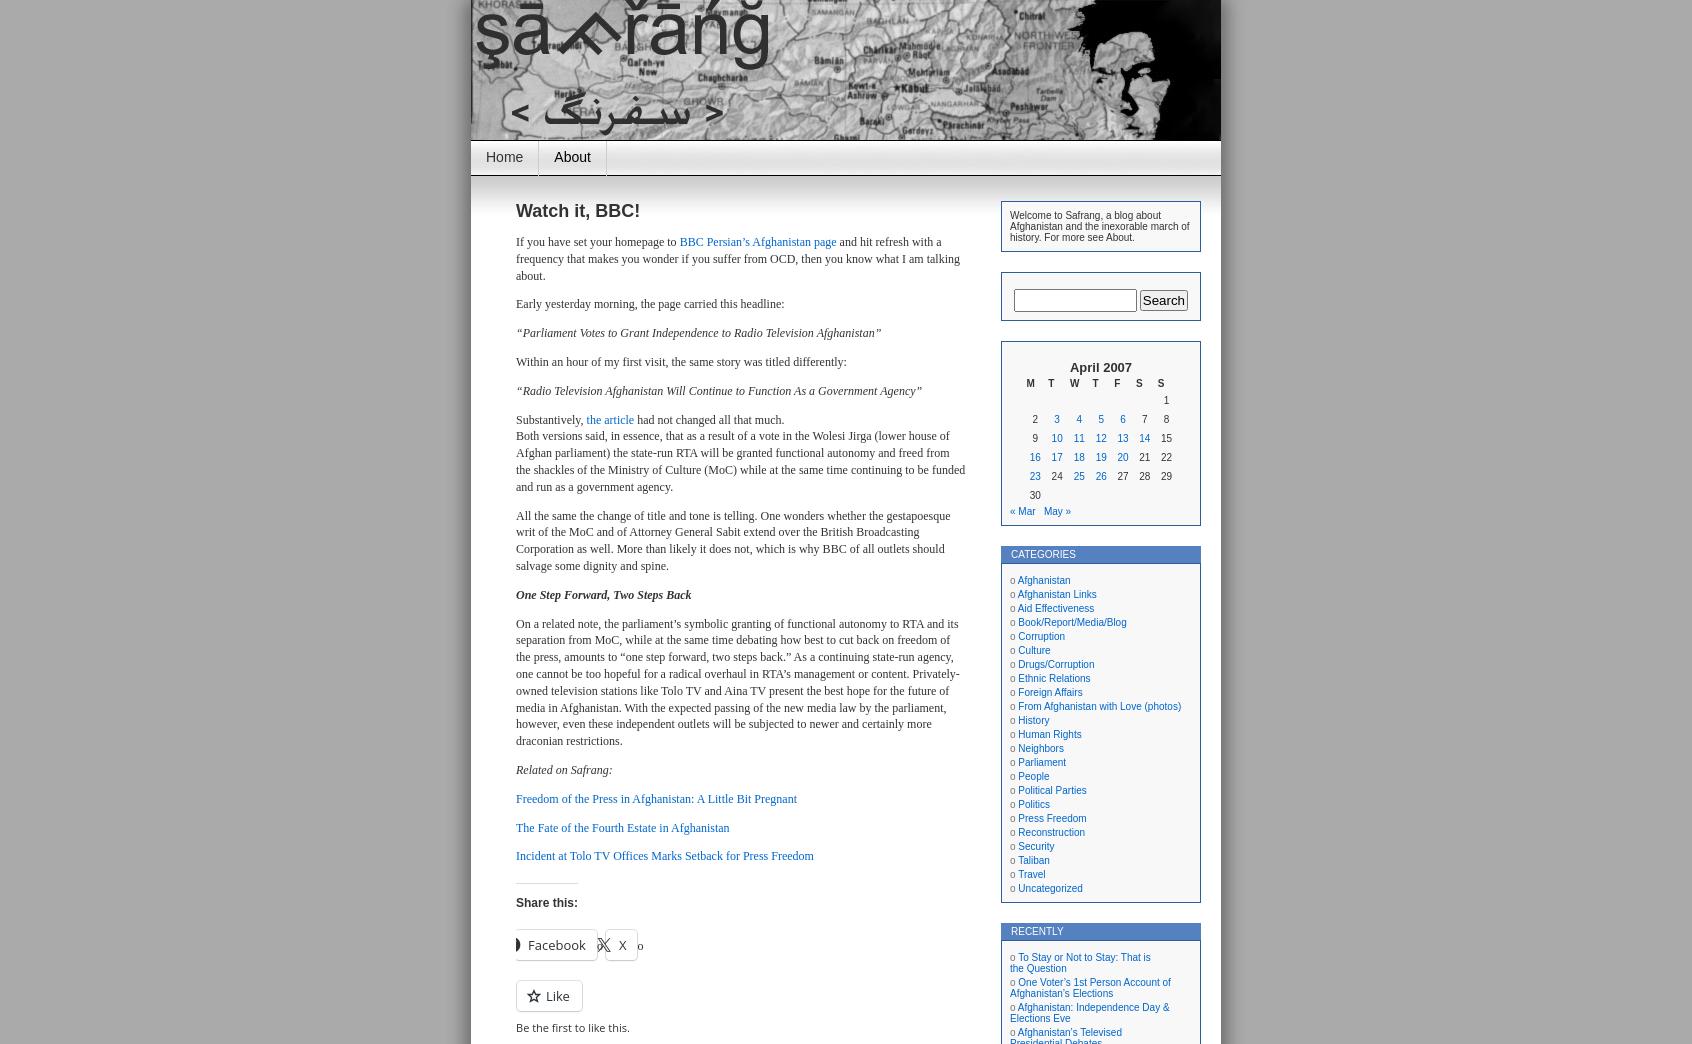  Describe the element at coordinates (576, 210) in the screenshot. I see `'Watch it, BBC!'` at that location.